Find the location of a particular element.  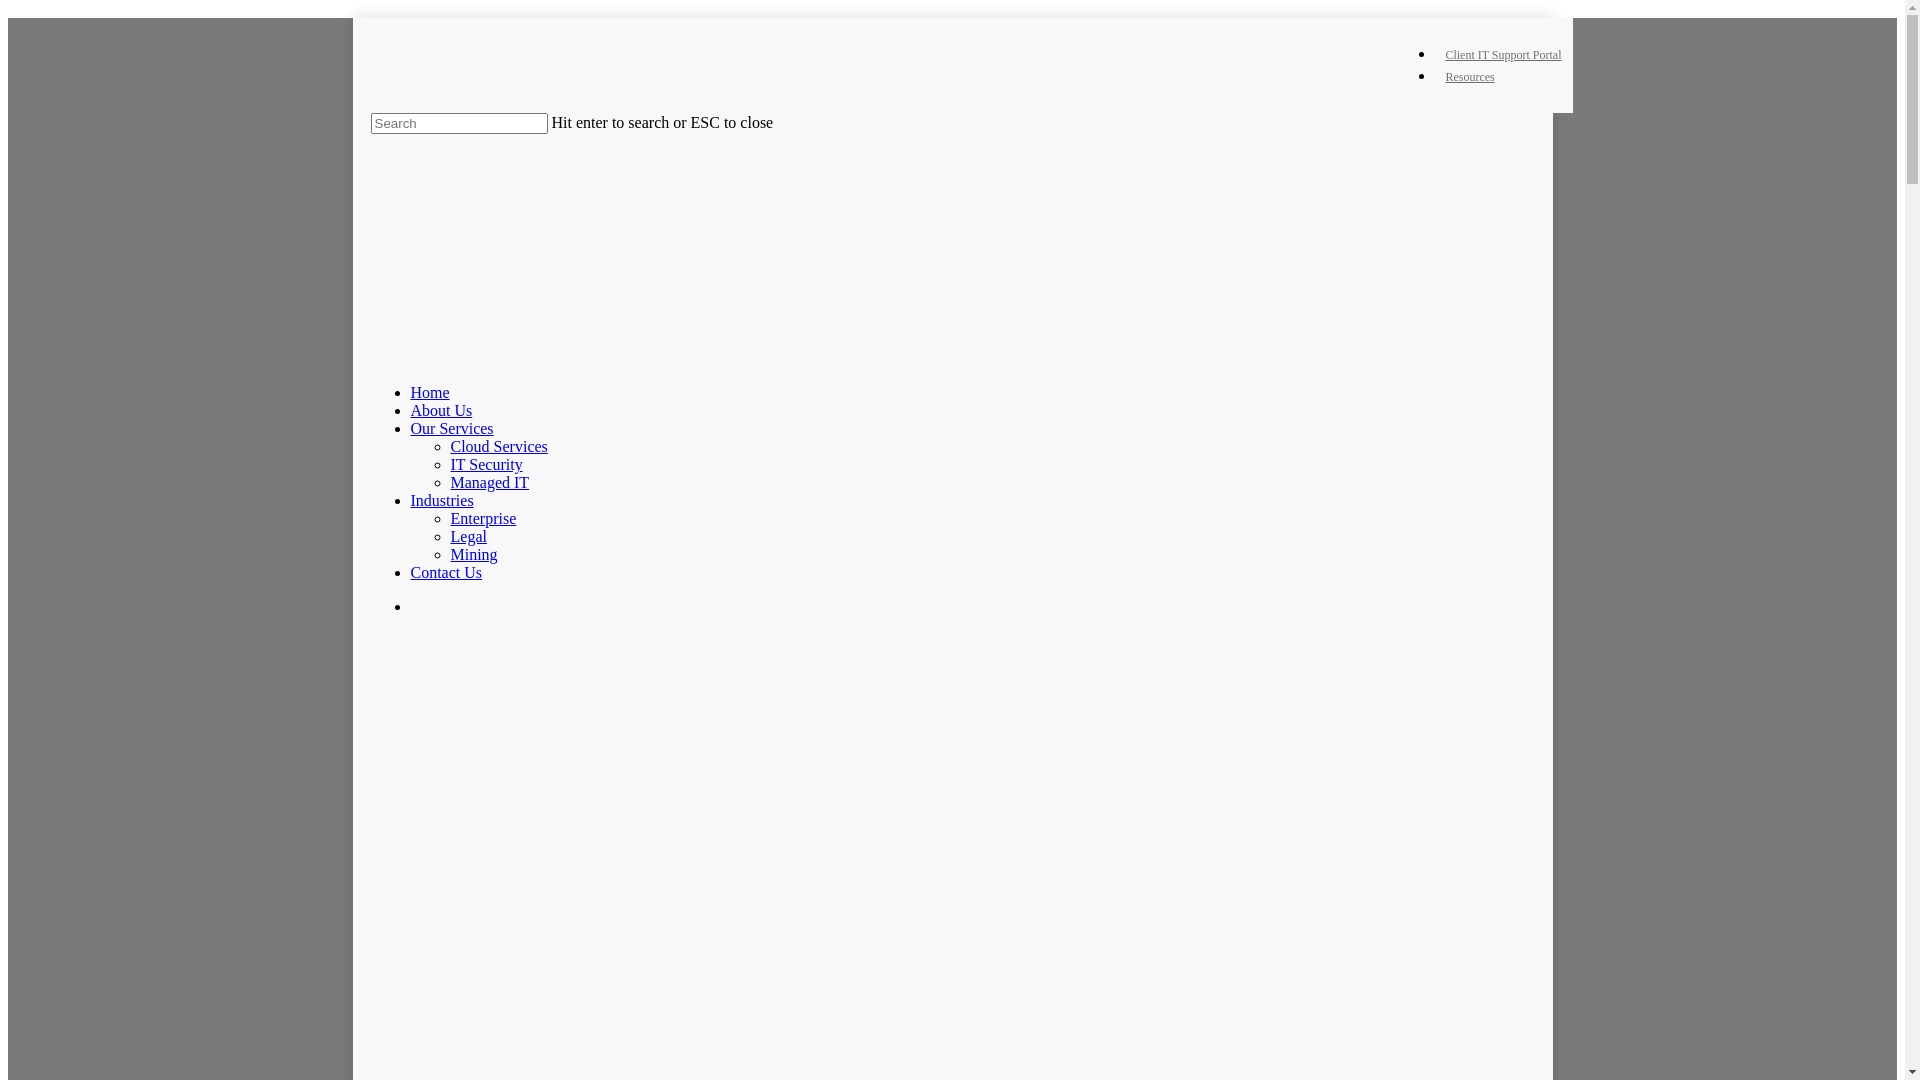

'Advertisement' is located at coordinates (969, 798).